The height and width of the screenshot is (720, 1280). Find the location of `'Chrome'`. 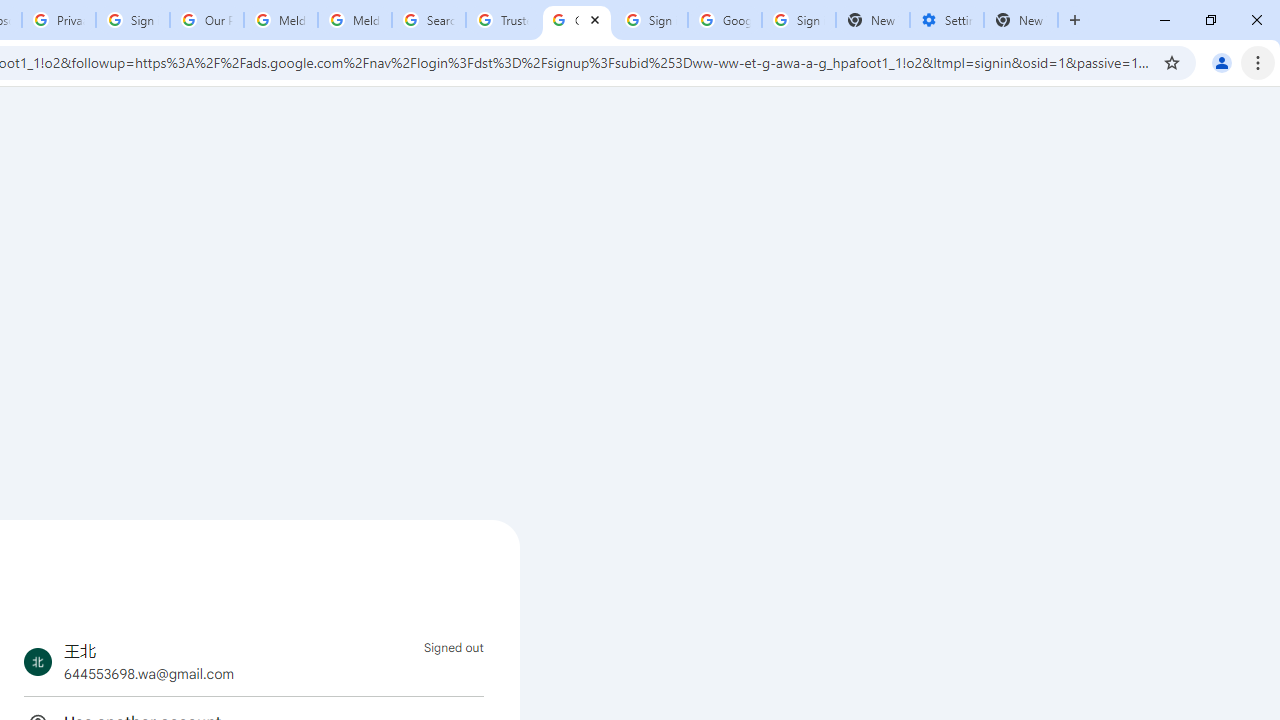

'Chrome' is located at coordinates (1259, 61).